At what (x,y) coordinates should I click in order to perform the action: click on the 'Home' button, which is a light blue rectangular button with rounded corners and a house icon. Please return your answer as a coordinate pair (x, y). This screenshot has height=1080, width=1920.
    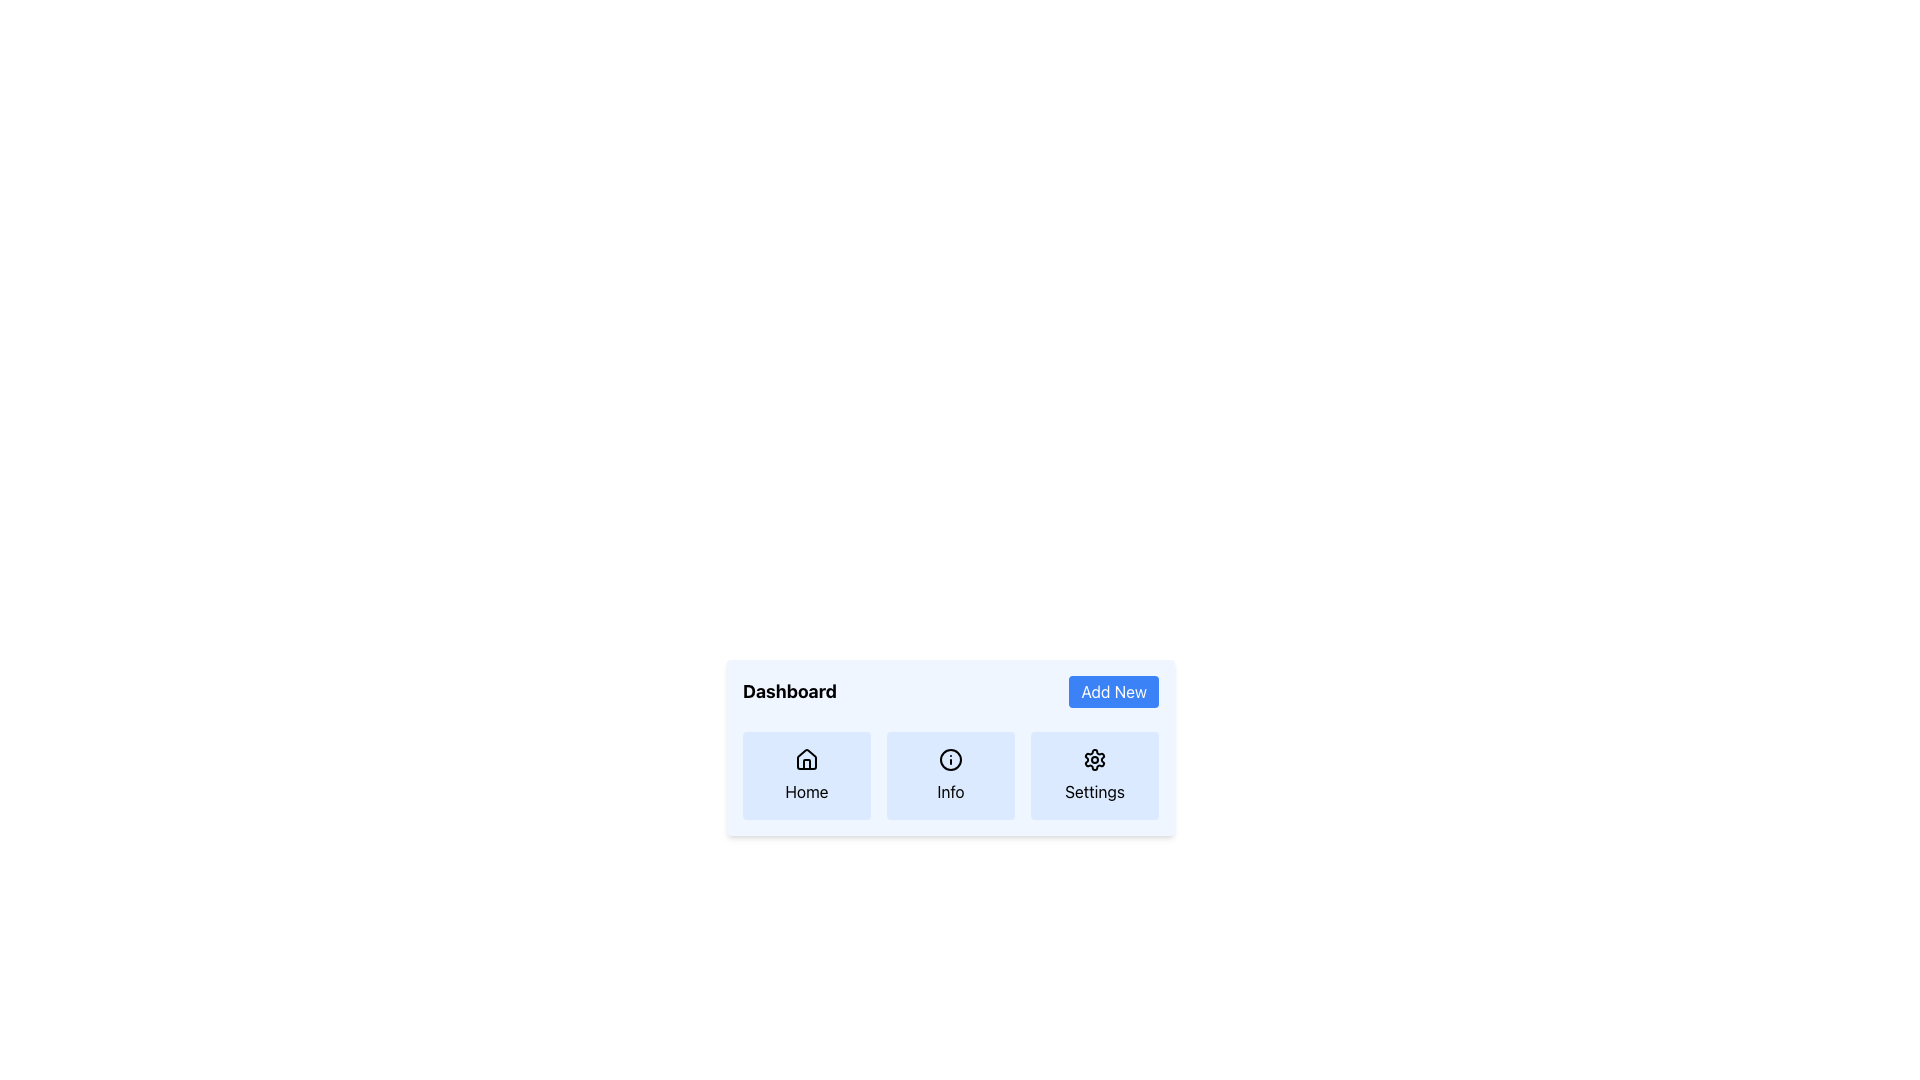
    Looking at the image, I should click on (806, 774).